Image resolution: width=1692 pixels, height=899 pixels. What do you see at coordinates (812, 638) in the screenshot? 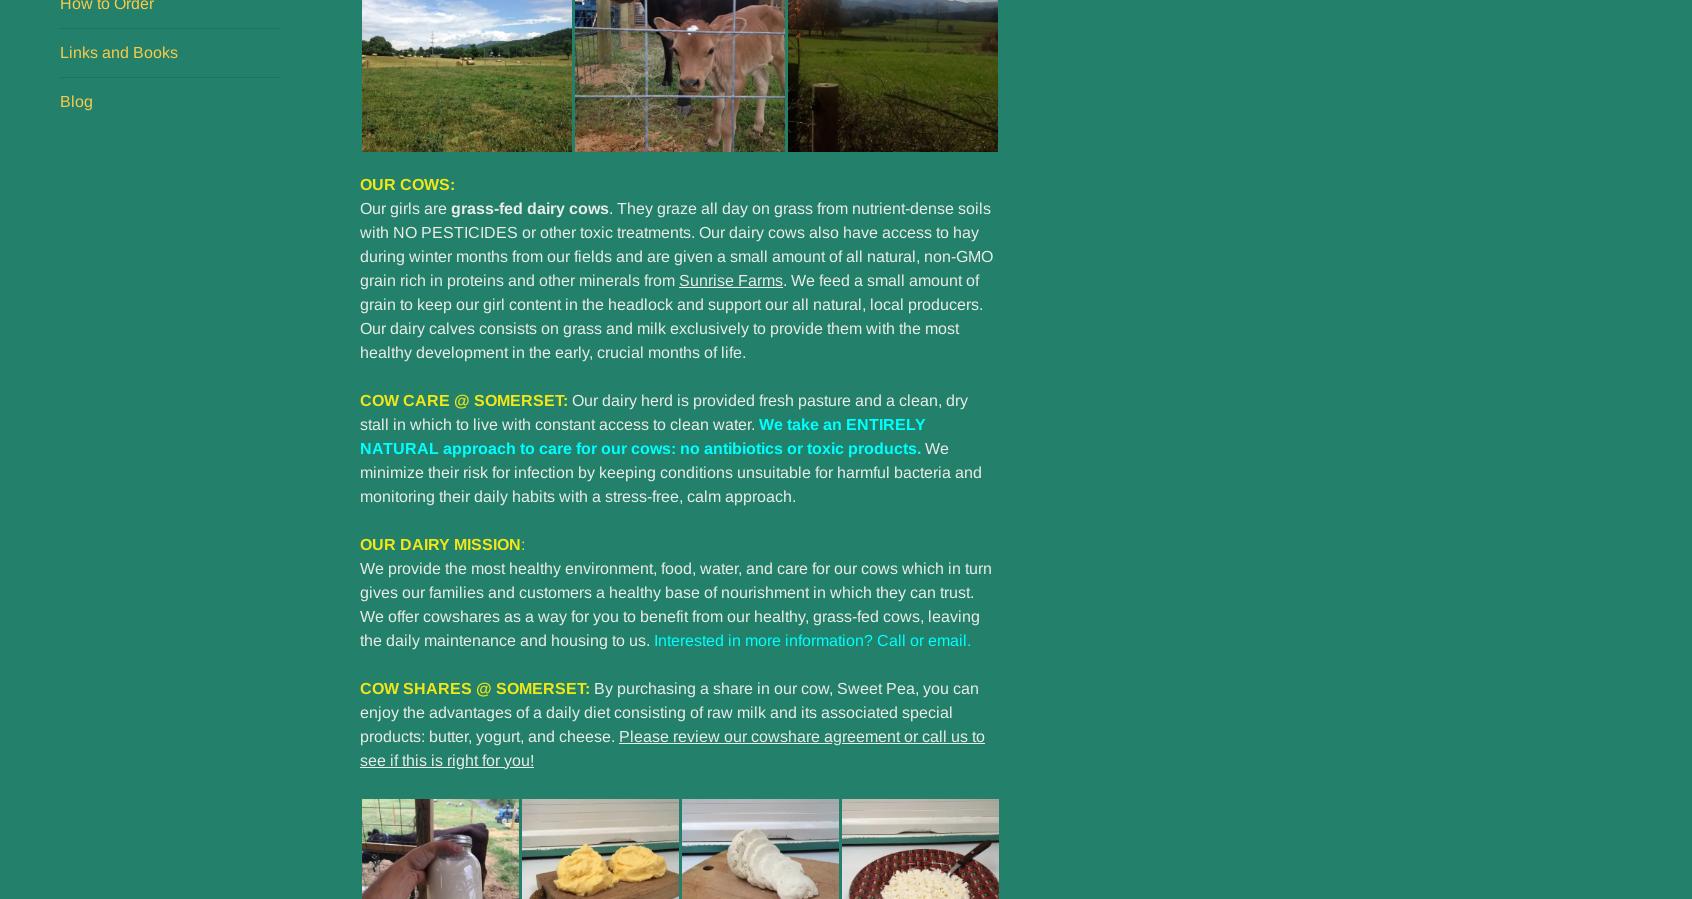
I see `'Interested in more information? Call or email.'` at bounding box center [812, 638].